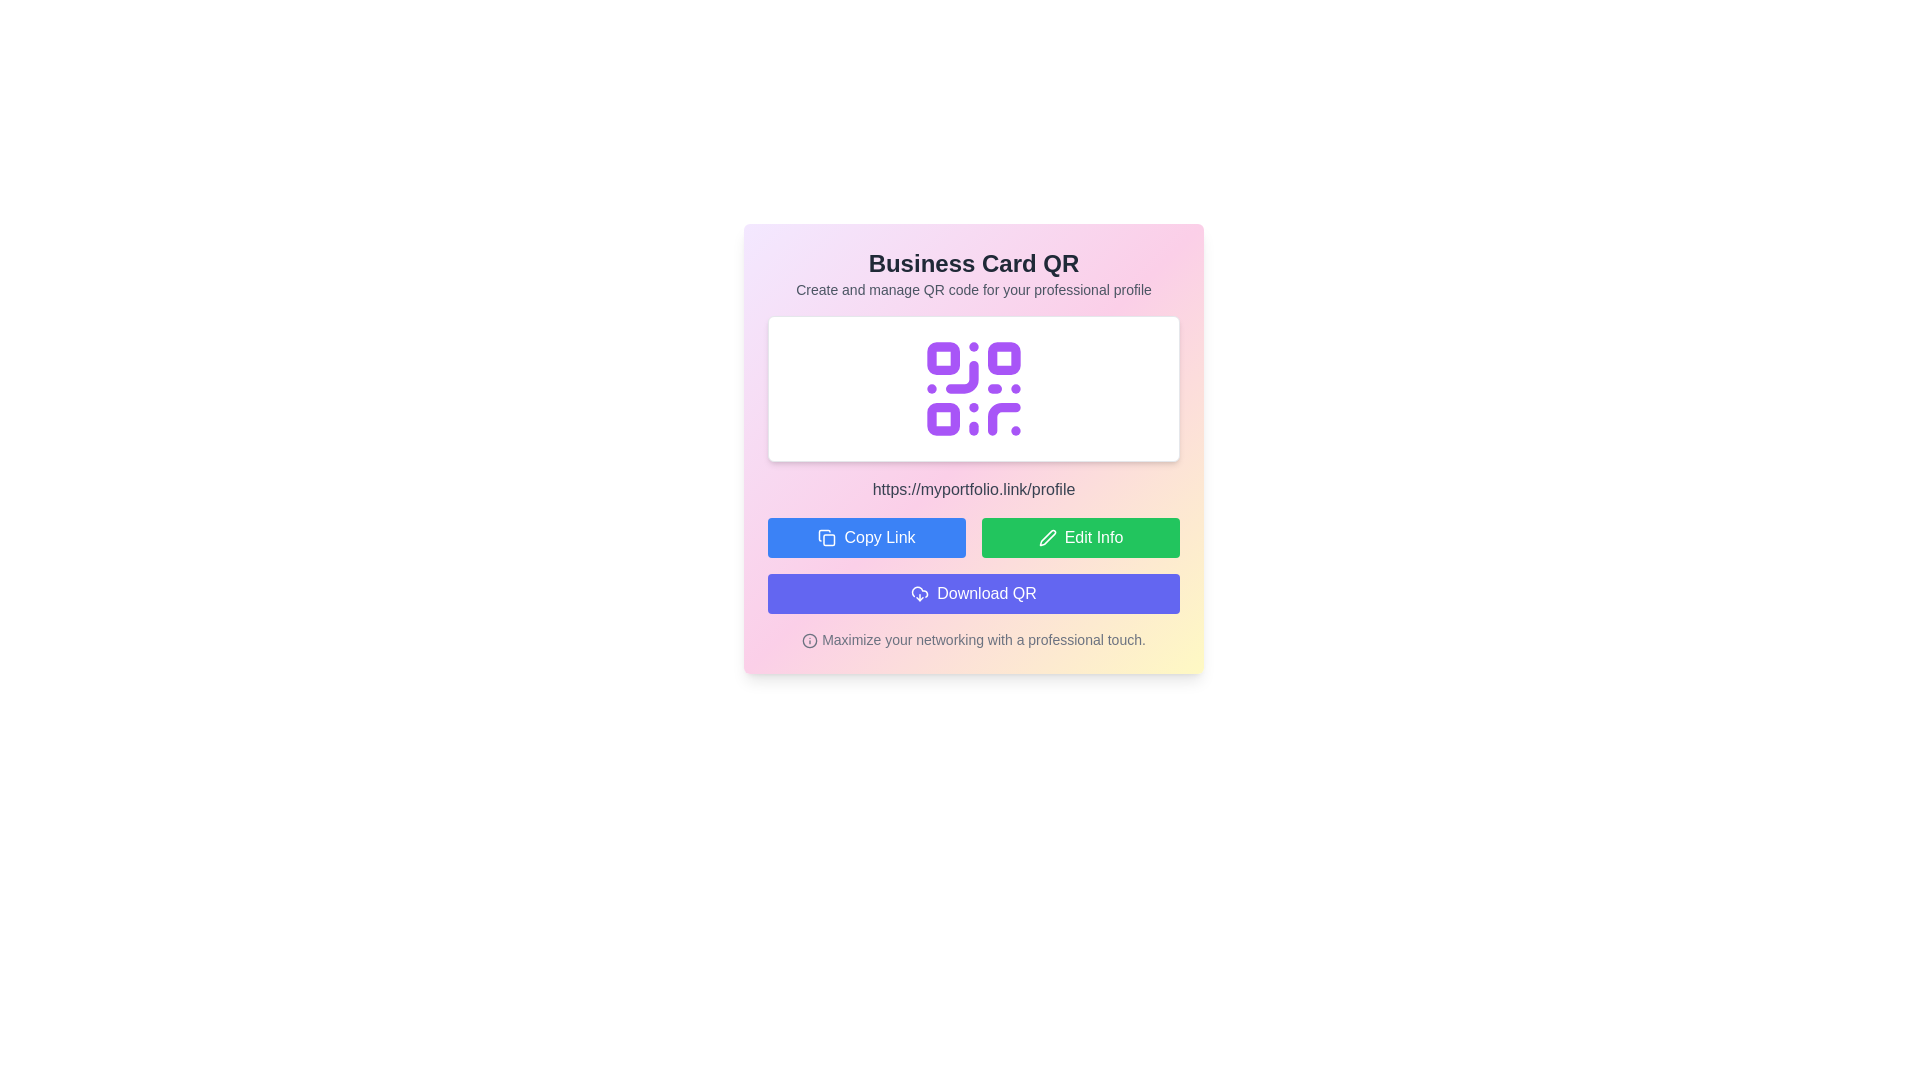 The height and width of the screenshot is (1080, 1920). Describe the element at coordinates (1004, 357) in the screenshot. I see `the violet square block with rounded corners located inside the QR code illustration, positioned second horizontally and first vertically within the QR code grid` at that location.